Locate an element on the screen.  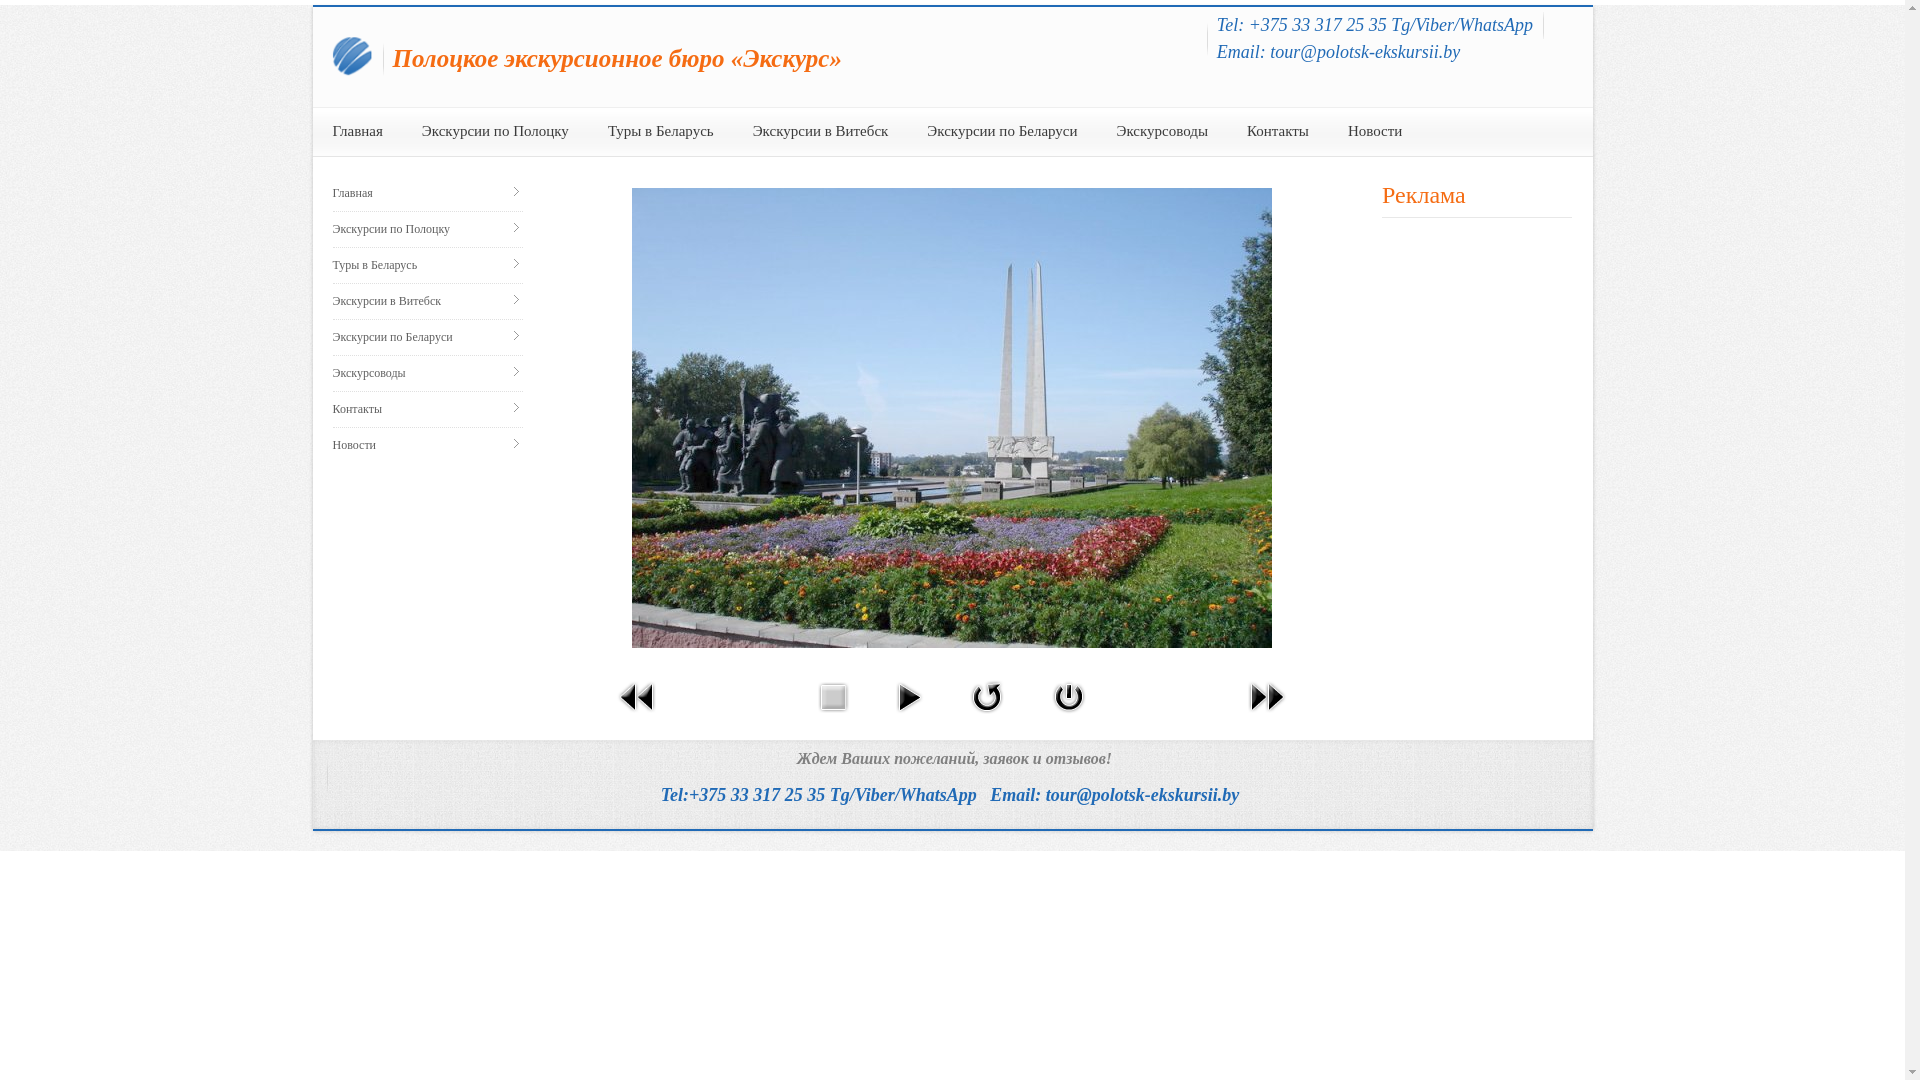
'Email: tour@polotsk-ekskursii.by' is located at coordinates (1113, 793).